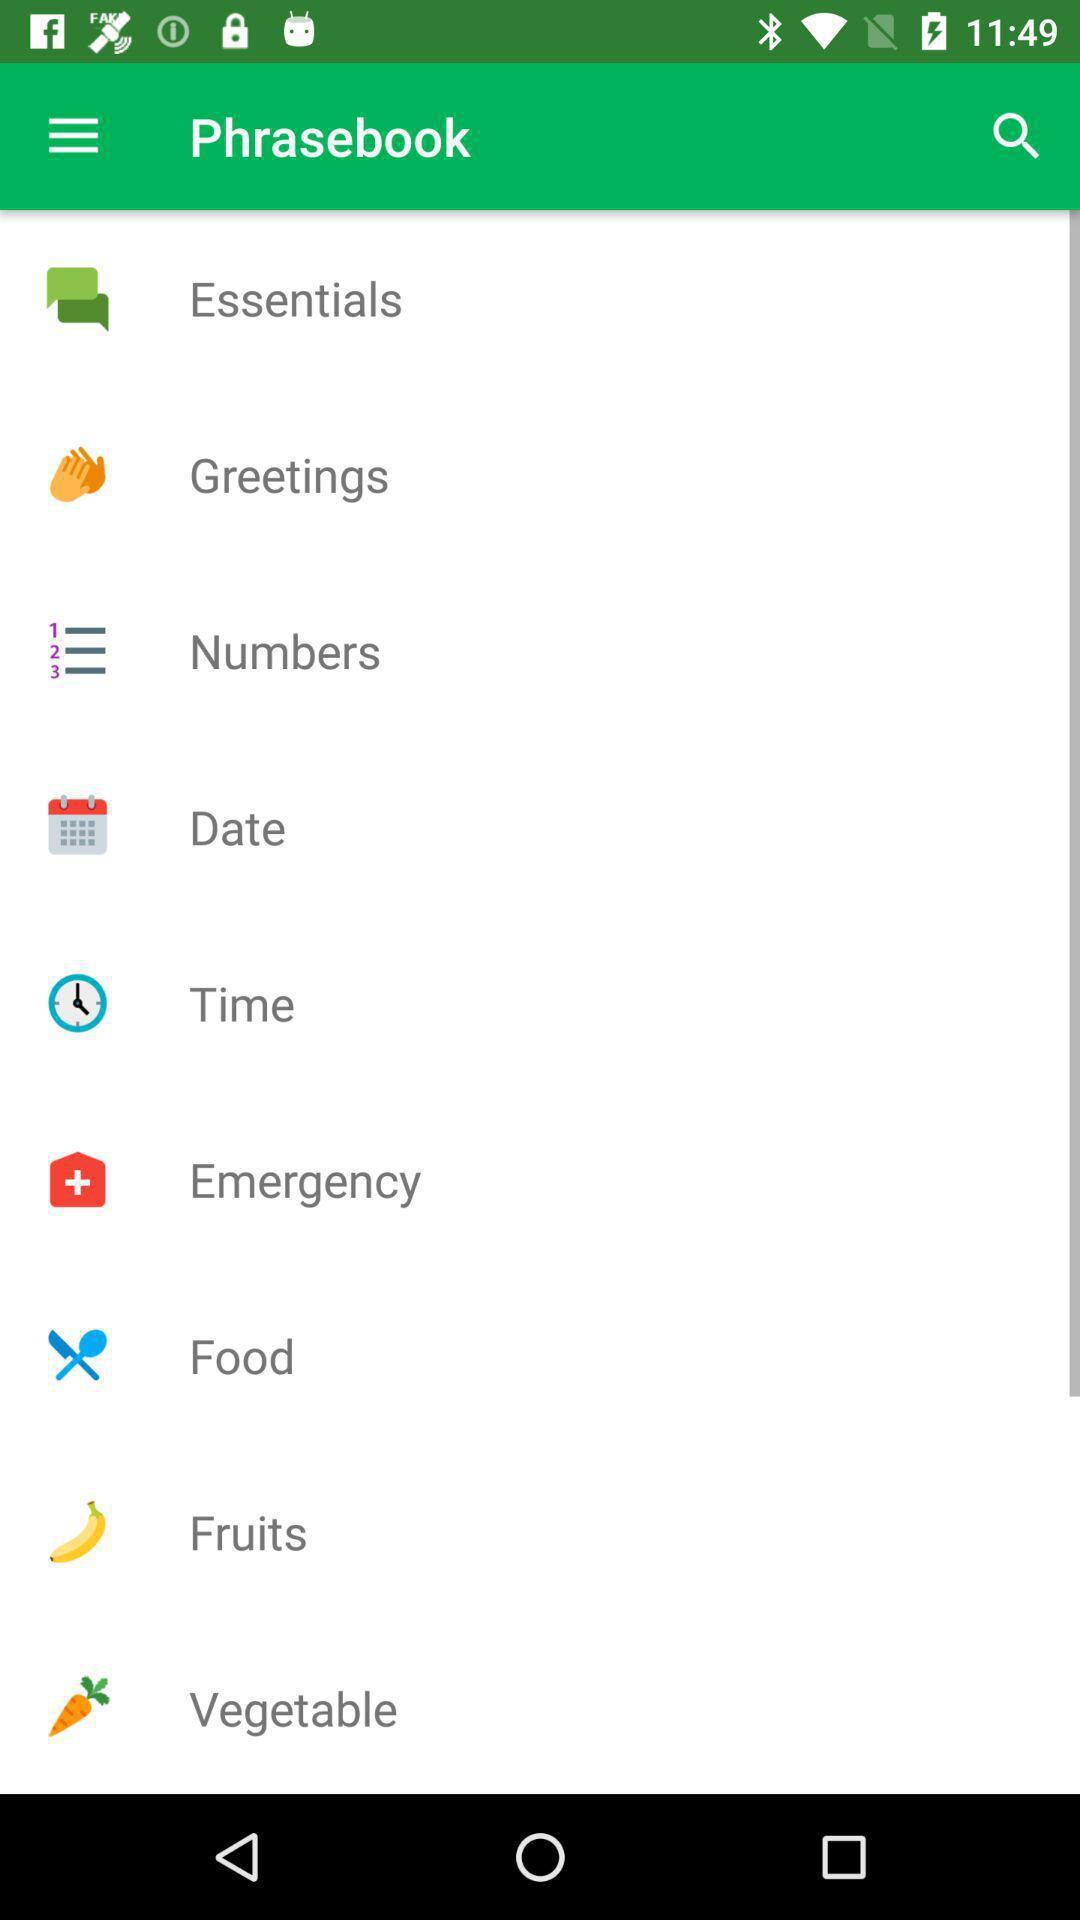 This screenshot has height=1920, width=1080. I want to click on vegetable phrases, so click(76, 1707).